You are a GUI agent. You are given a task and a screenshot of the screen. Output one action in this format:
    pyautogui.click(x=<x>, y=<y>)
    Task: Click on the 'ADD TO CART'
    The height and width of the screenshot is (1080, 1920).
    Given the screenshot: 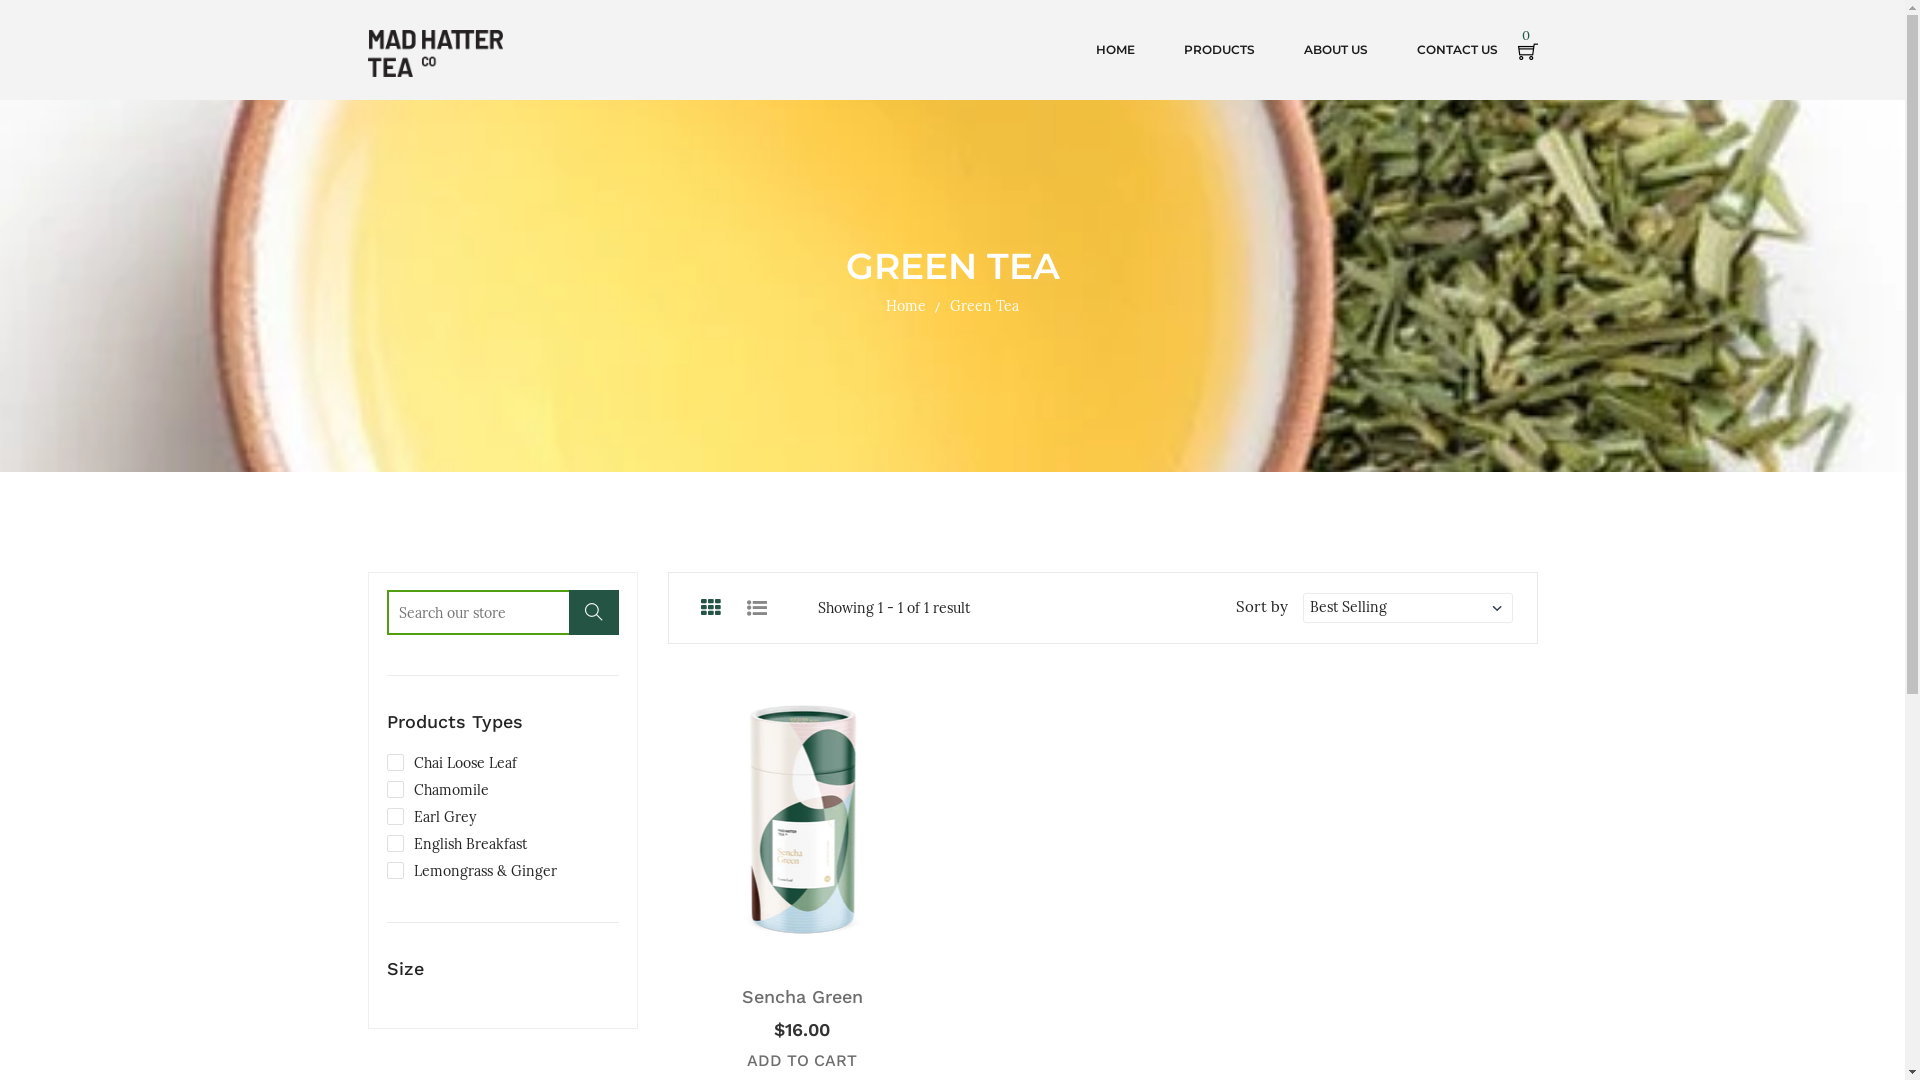 What is the action you would take?
    pyautogui.click(x=801, y=1059)
    